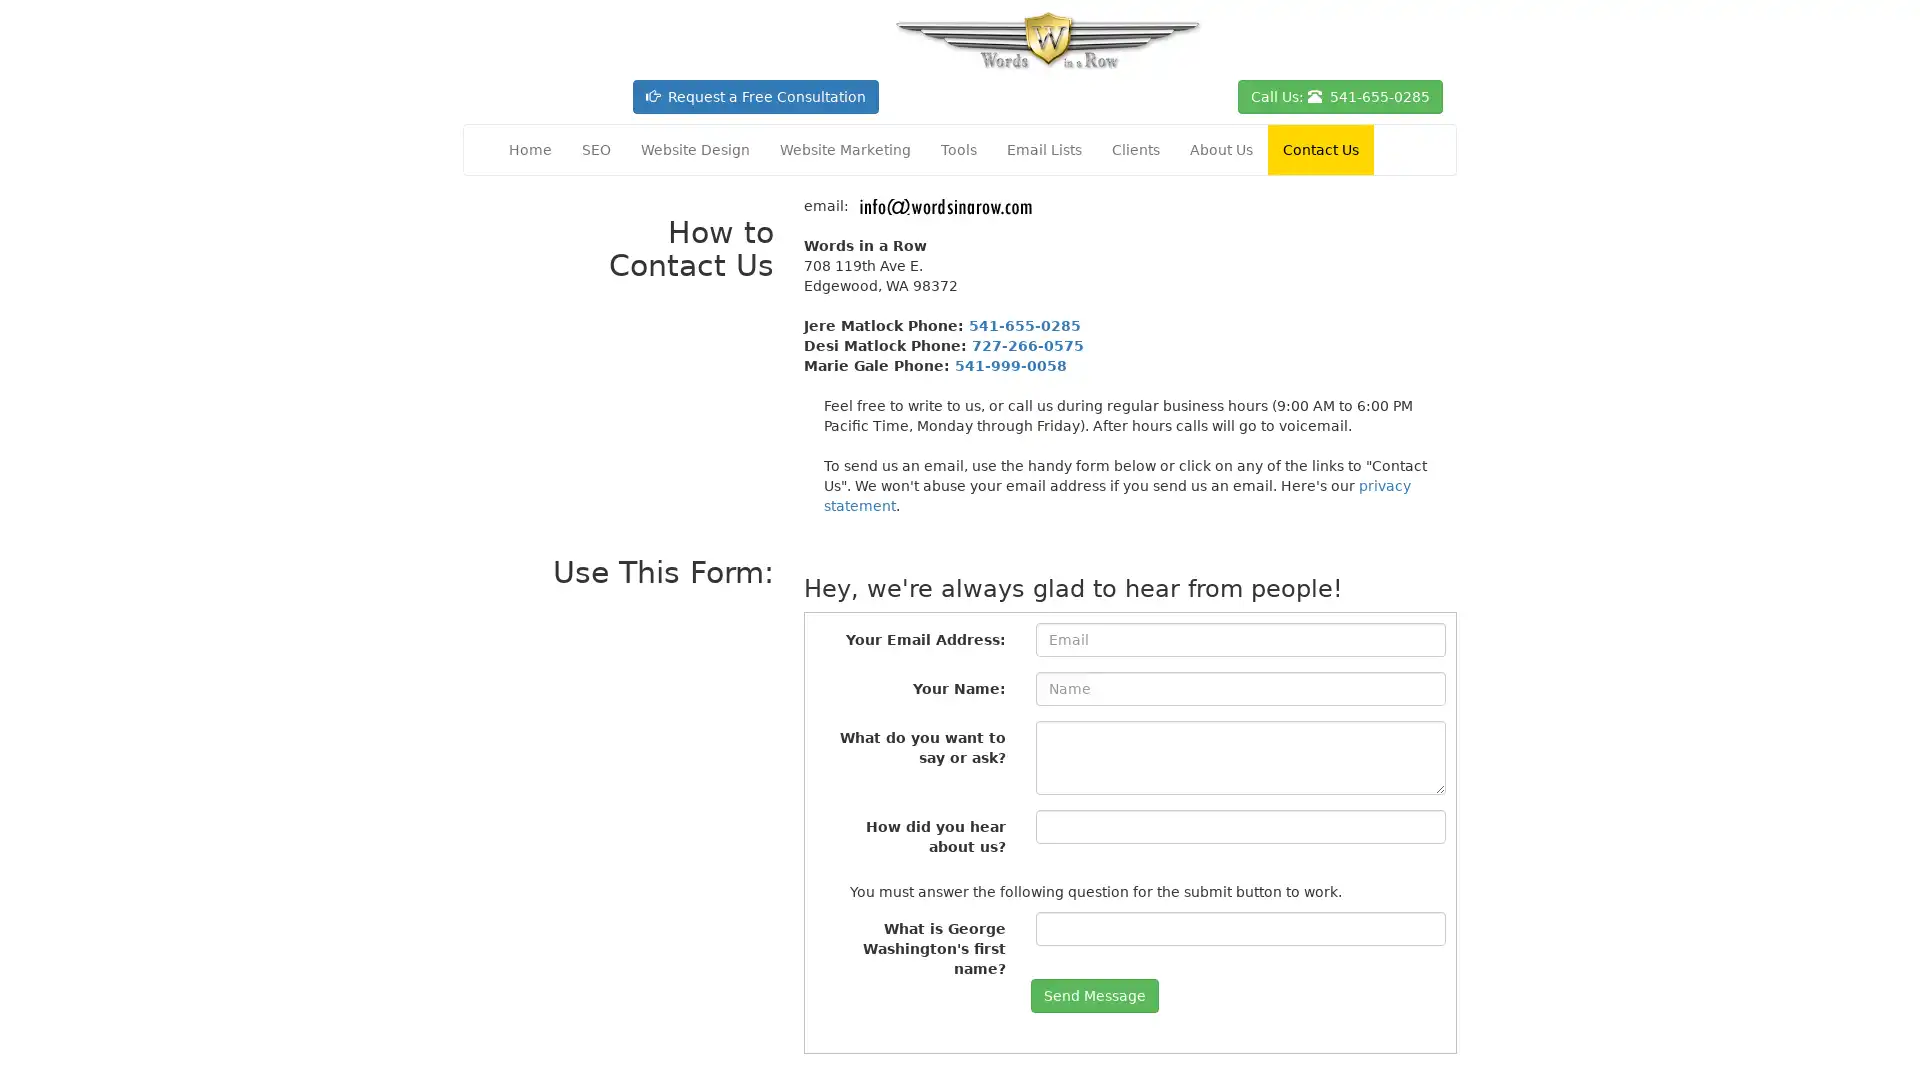 This screenshot has height=1080, width=1920. What do you see at coordinates (1093, 995) in the screenshot?
I see `Send Message` at bounding box center [1093, 995].